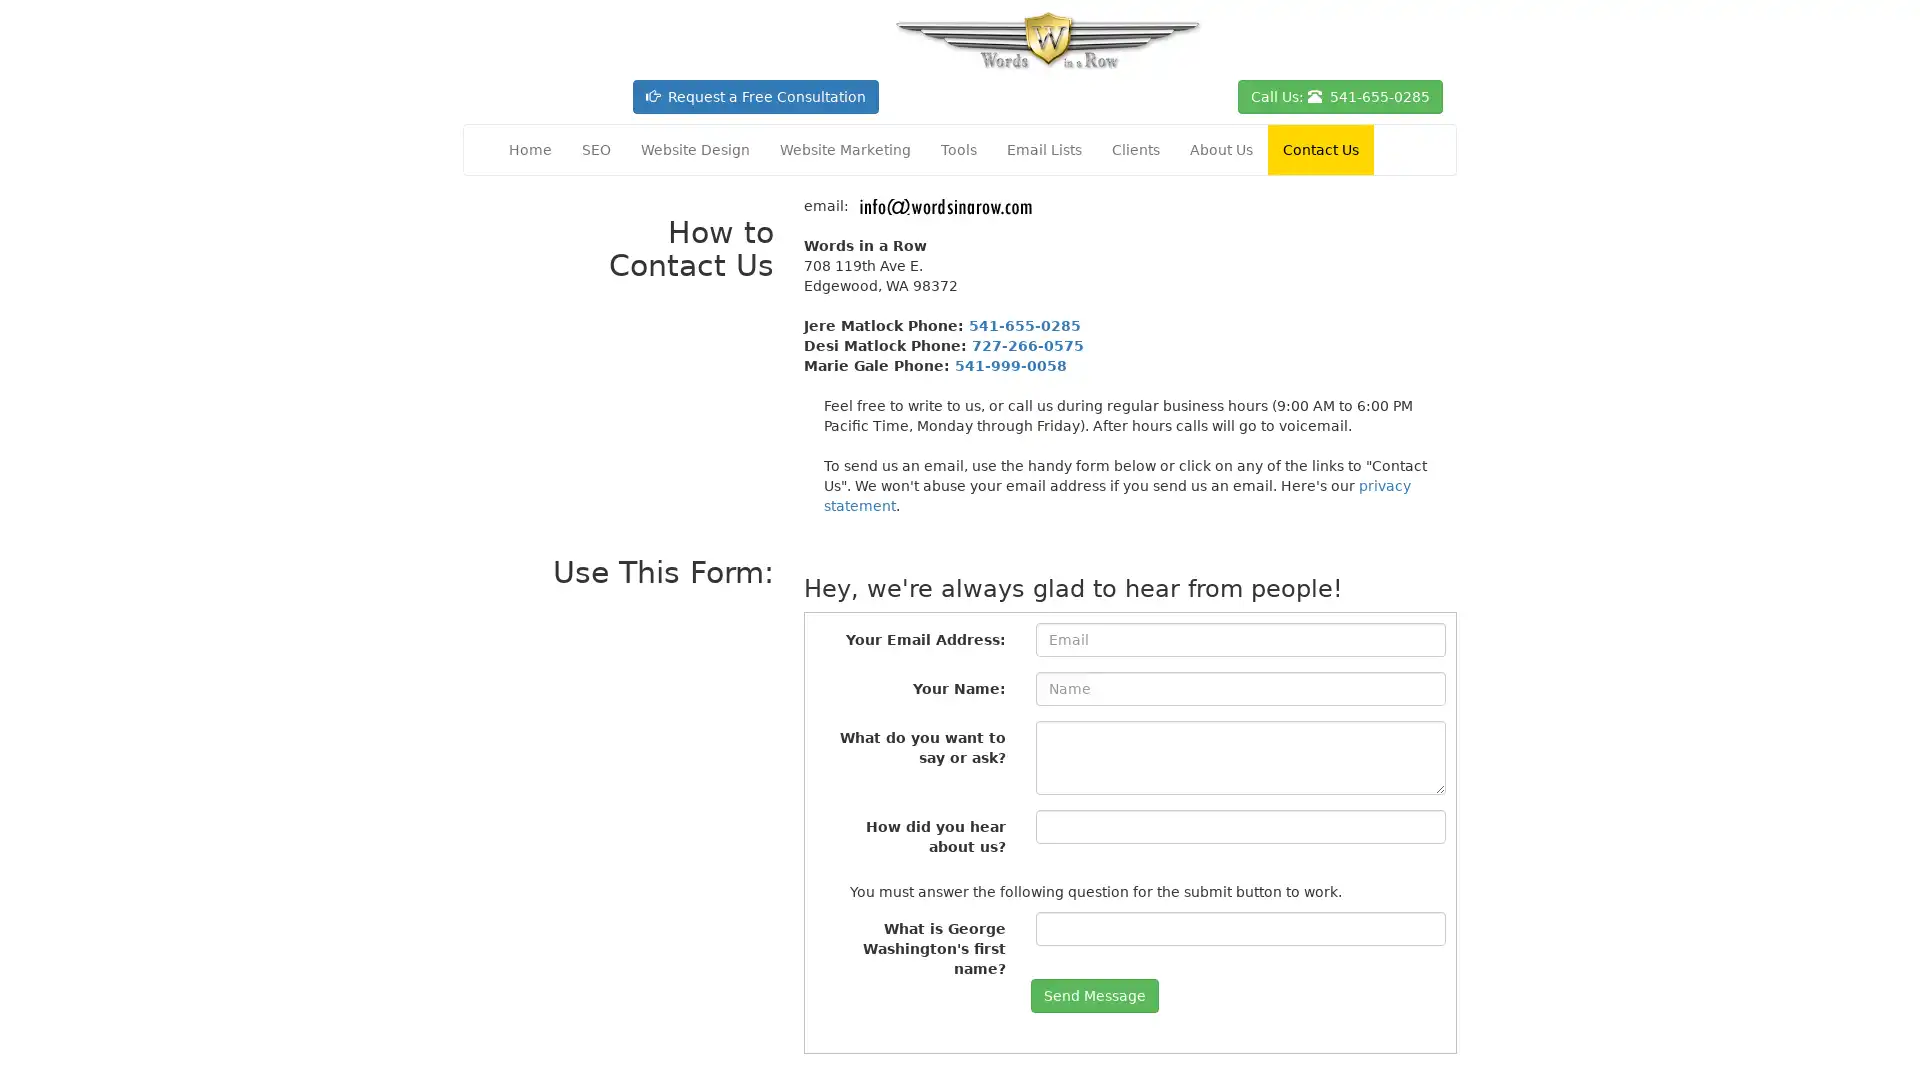 This screenshot has height=1080, width=1920. What do you see at coordinates (1093, 995) in the screenshot?
I see `Send Message` at bounding box center [1093, 995].